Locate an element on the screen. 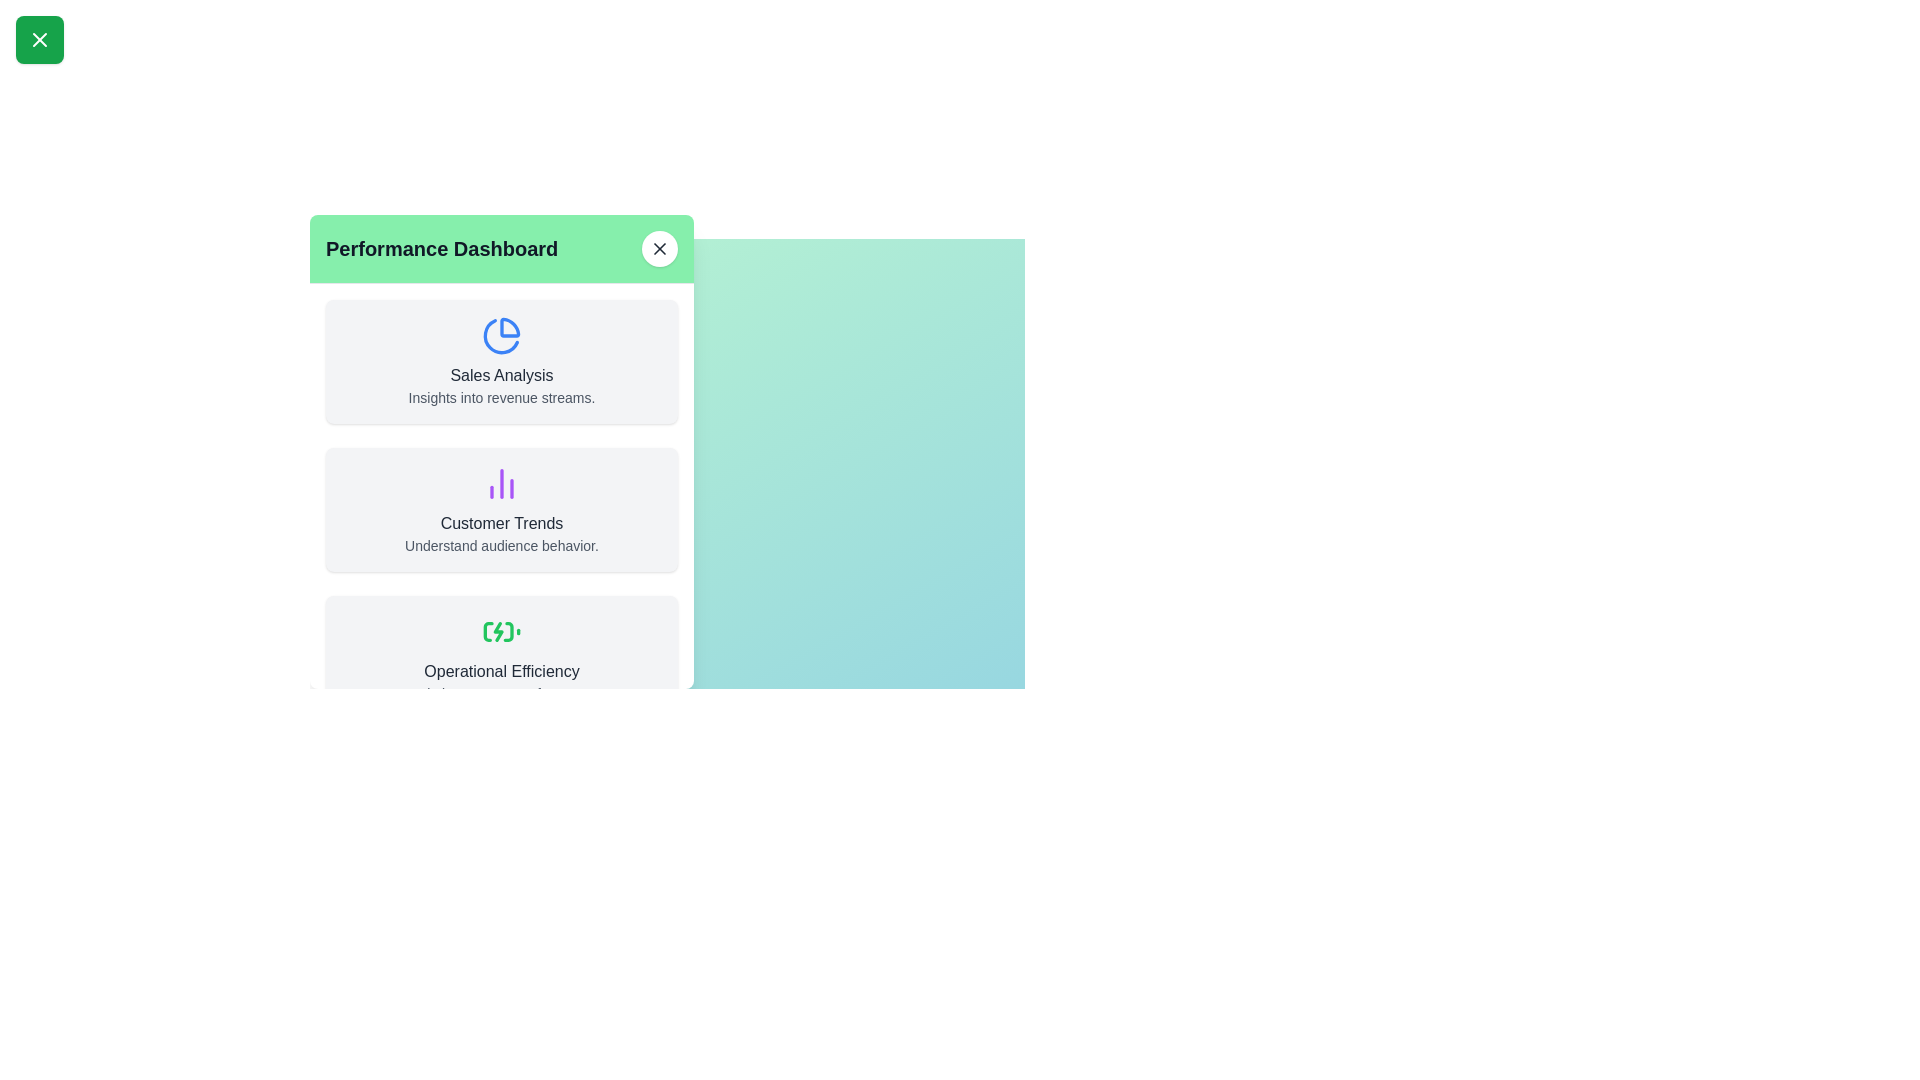 The width and height of the screenshot is (1920, 1080). descriptive text provided by the Text Label located below the title 'Customer Trends' in the middle card of a three-card vertical layout is located at coordinates (502, 546).